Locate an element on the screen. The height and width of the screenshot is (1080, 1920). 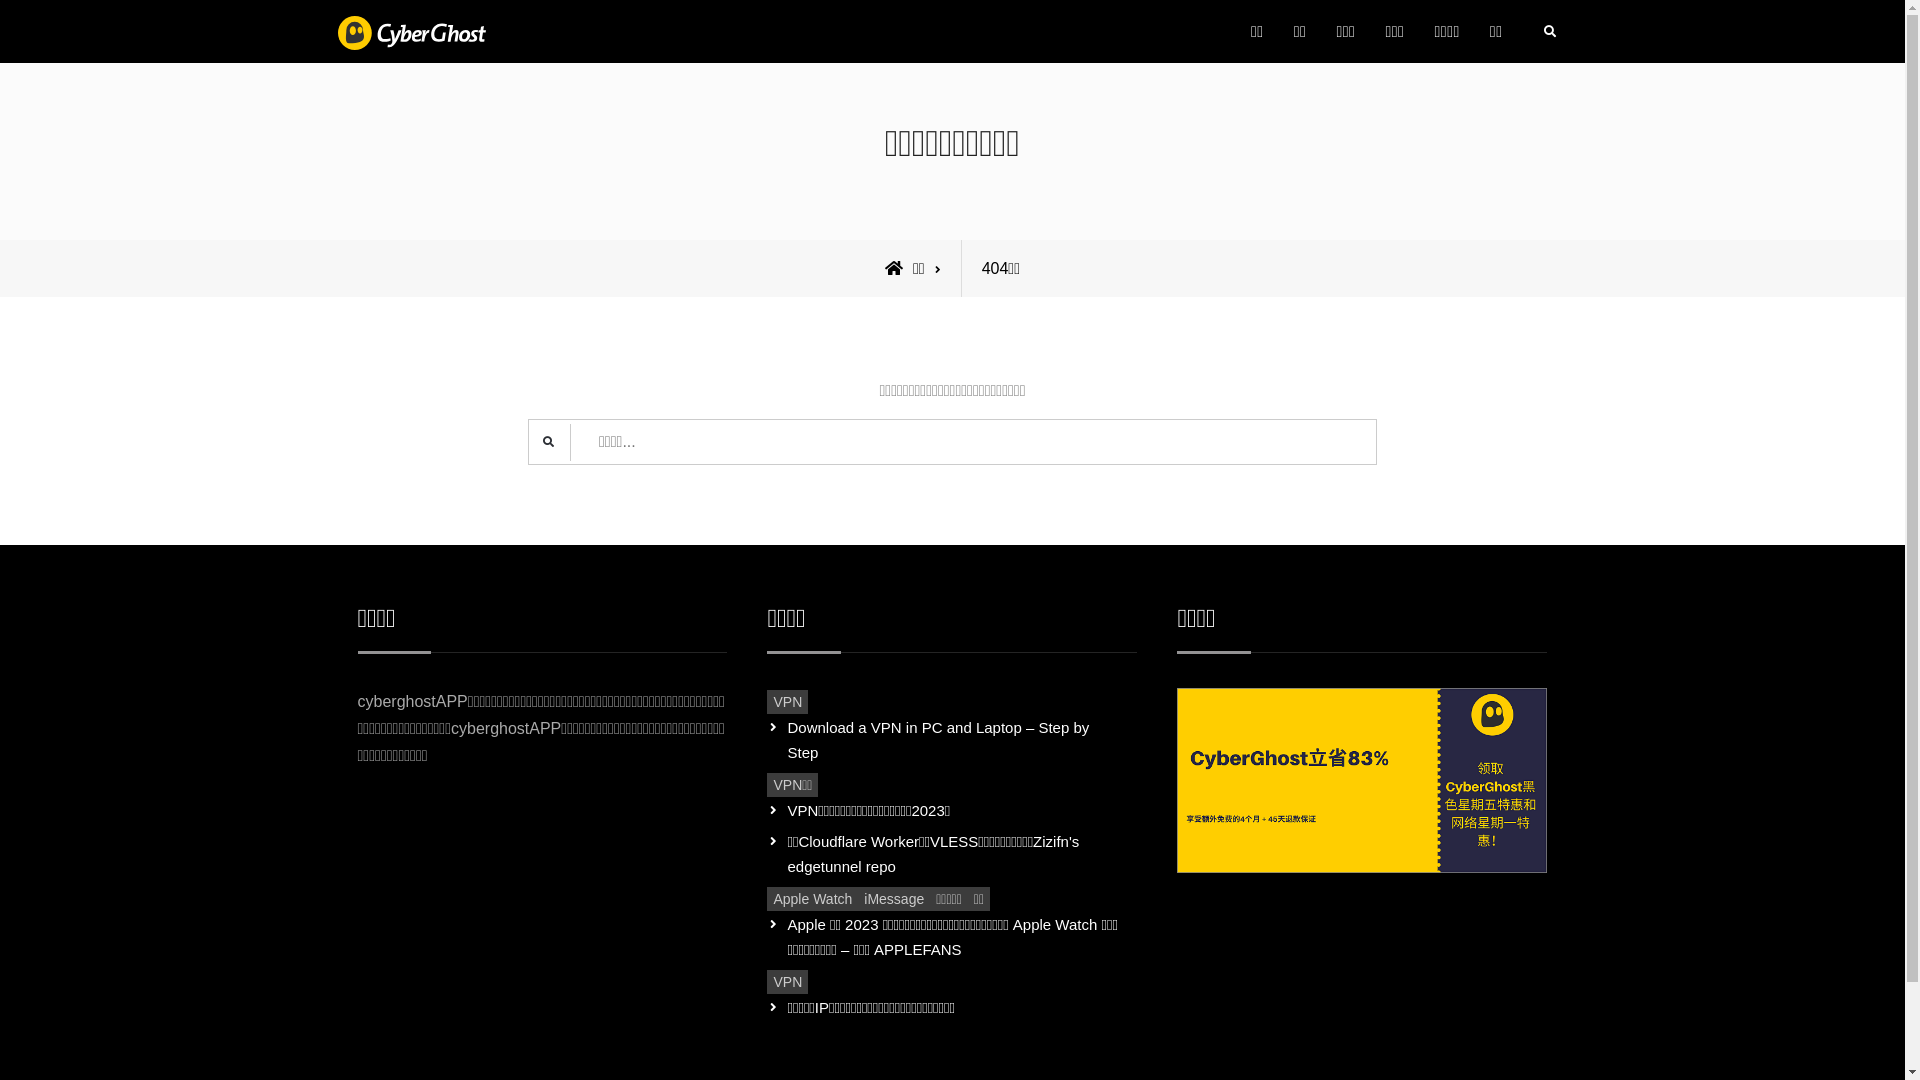
'Search' is located at coordinates (1548, 31).